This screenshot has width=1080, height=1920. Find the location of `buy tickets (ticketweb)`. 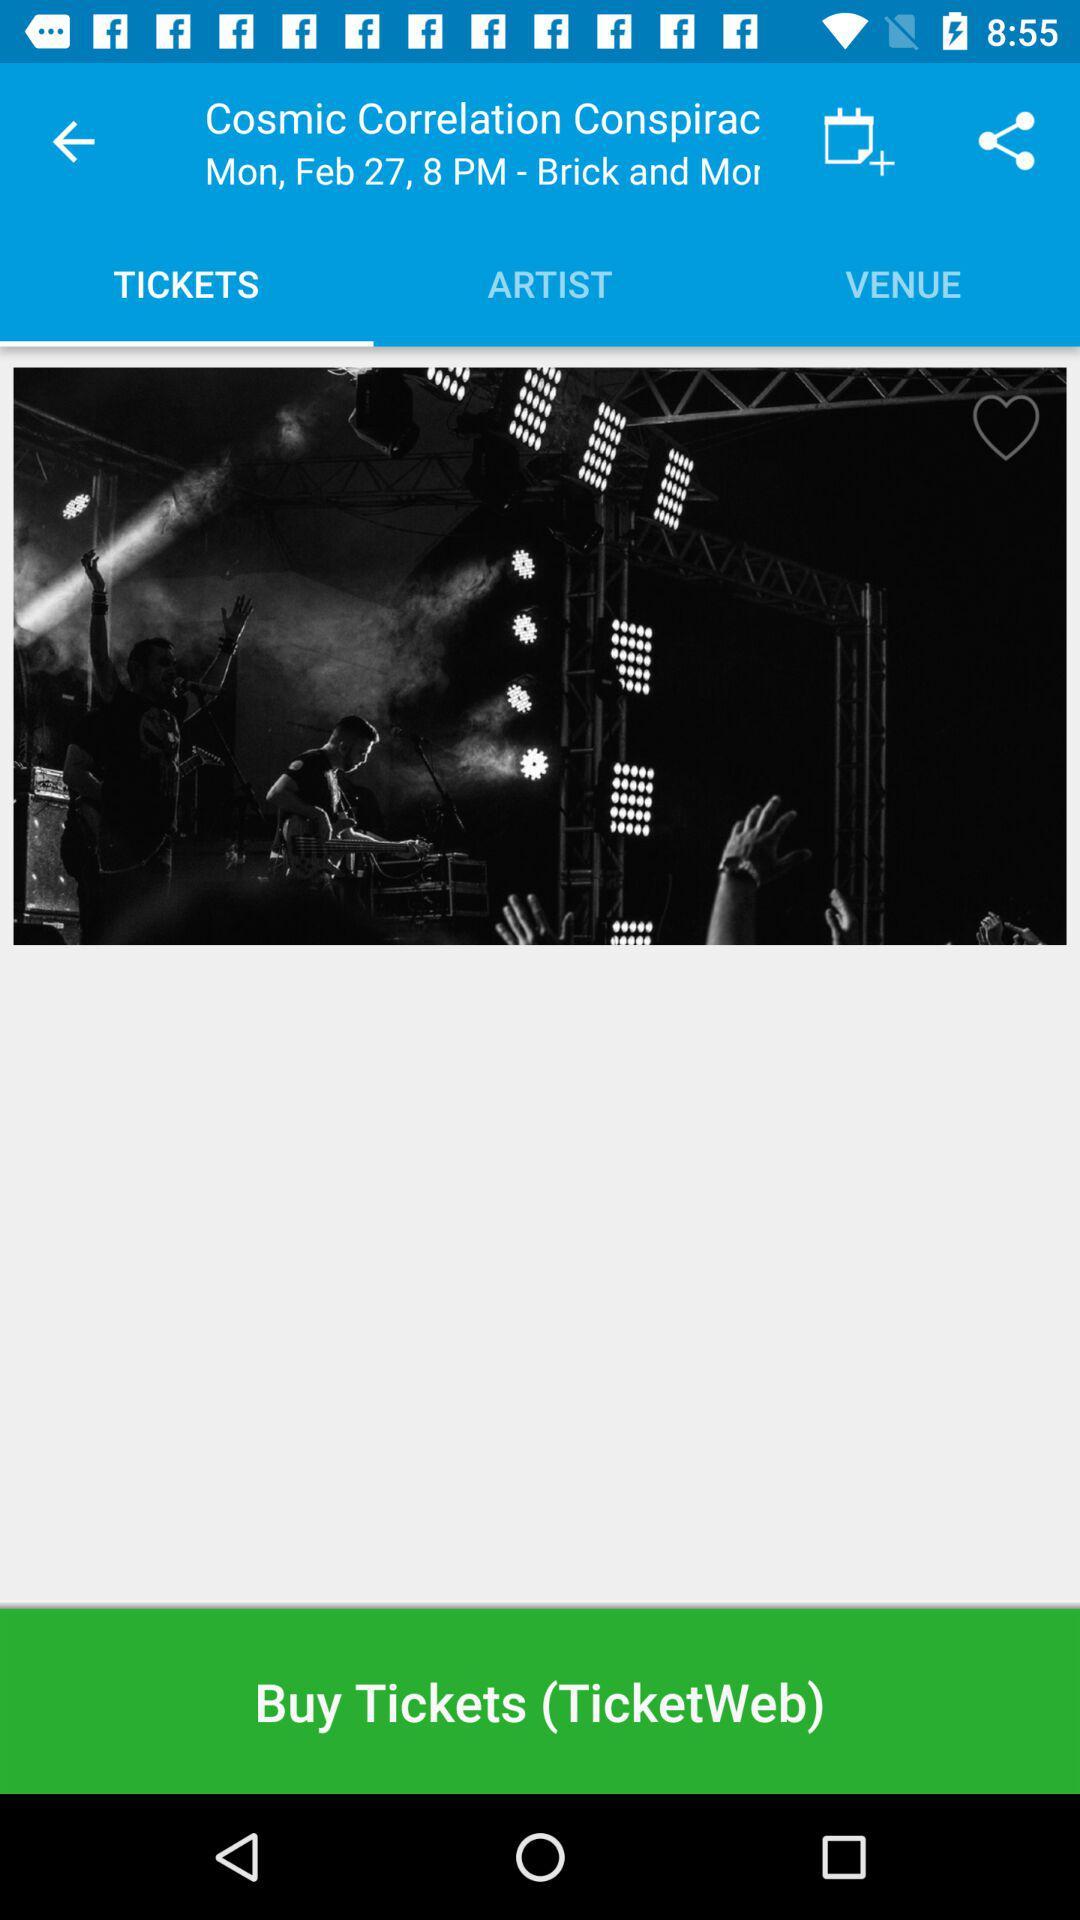

buy tickets (ticketweb) is located at coordinates (540, 1700).